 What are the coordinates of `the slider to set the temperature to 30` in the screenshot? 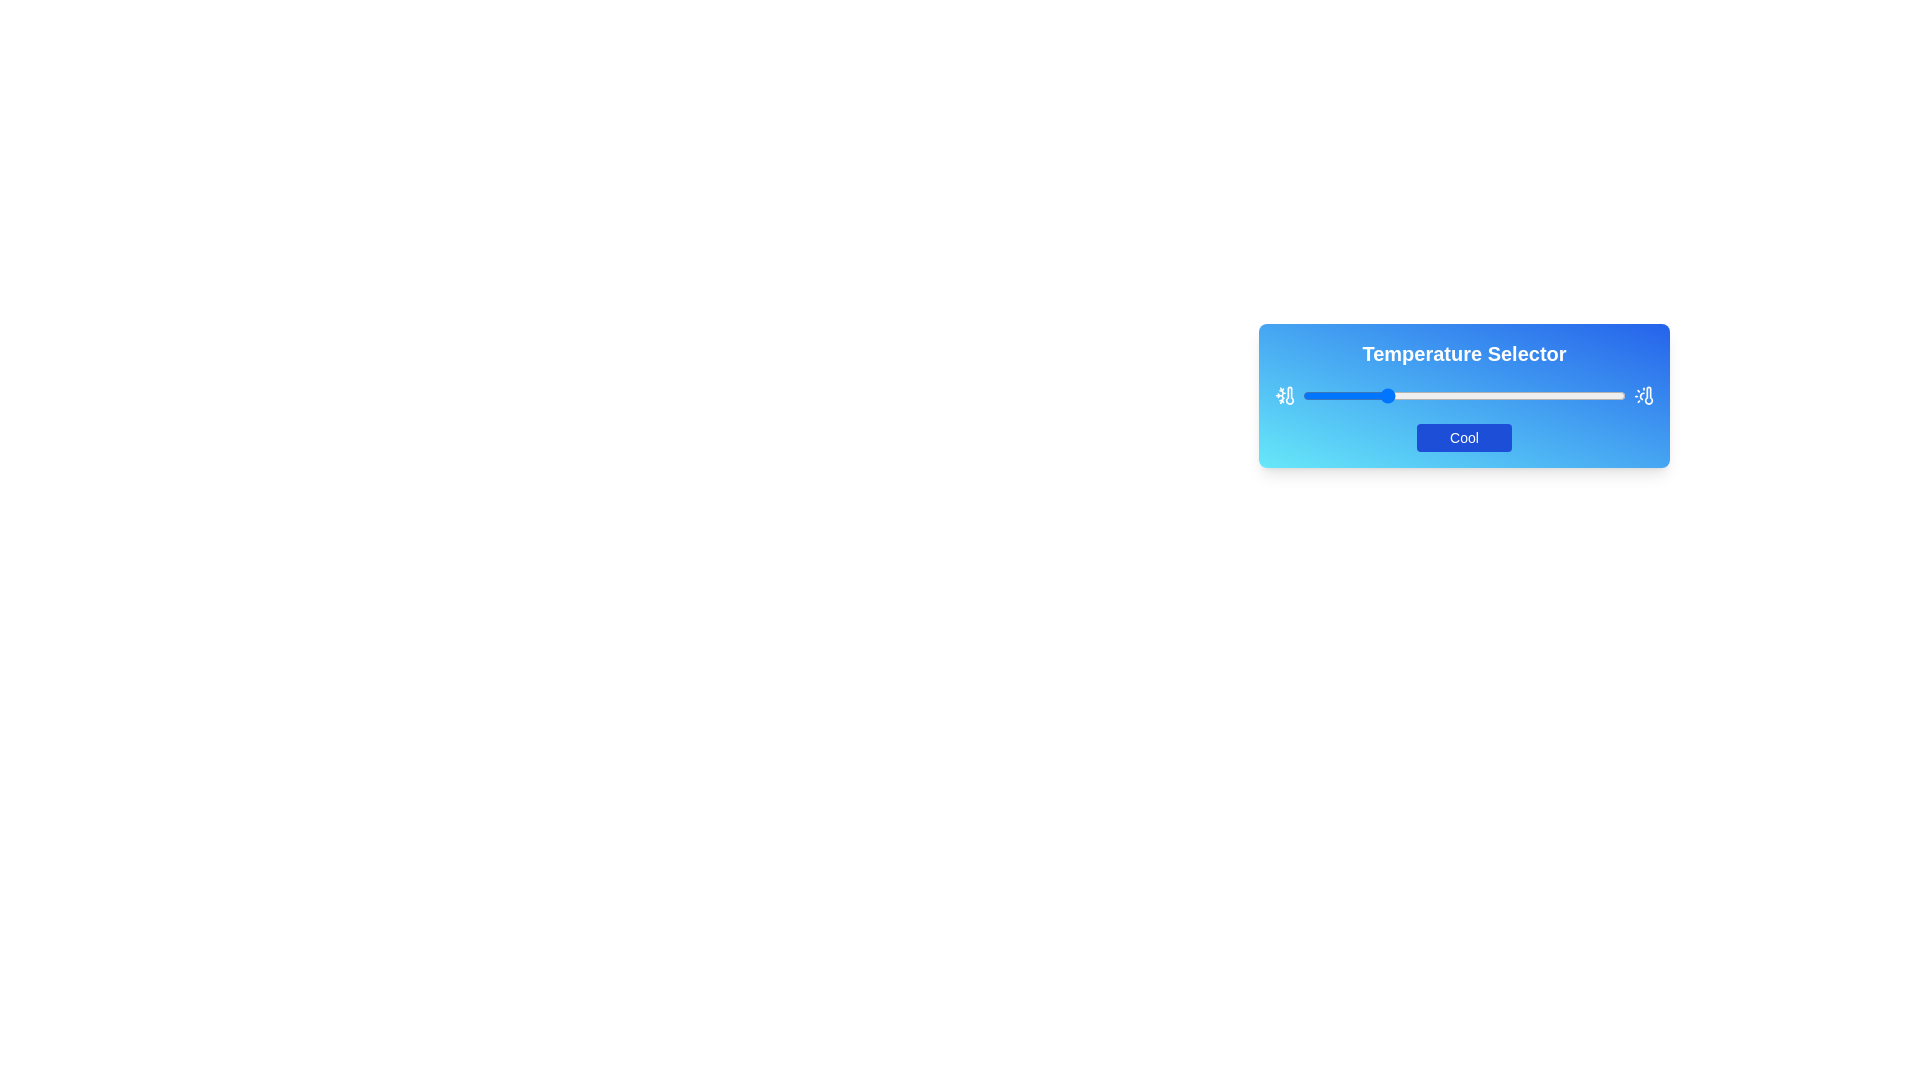 It's located at (1399, 396).